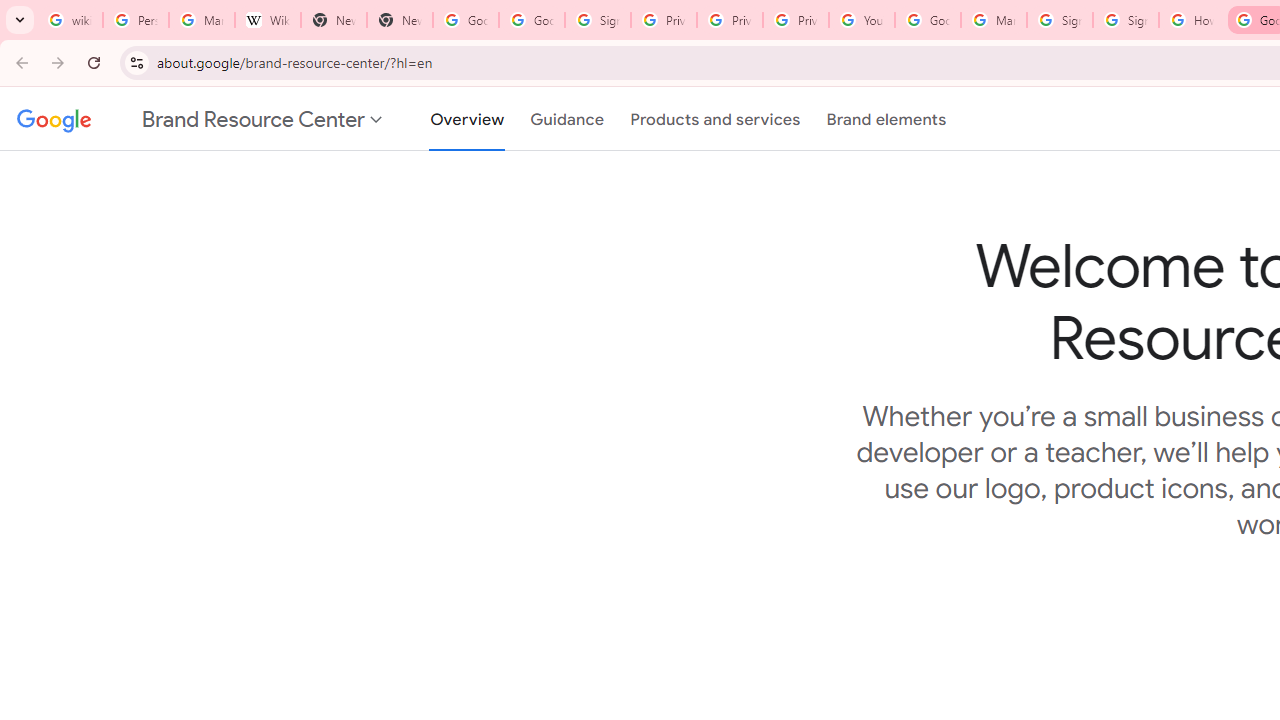  I want to click on 'Google Drive: Sign-in', so click(531, 20).